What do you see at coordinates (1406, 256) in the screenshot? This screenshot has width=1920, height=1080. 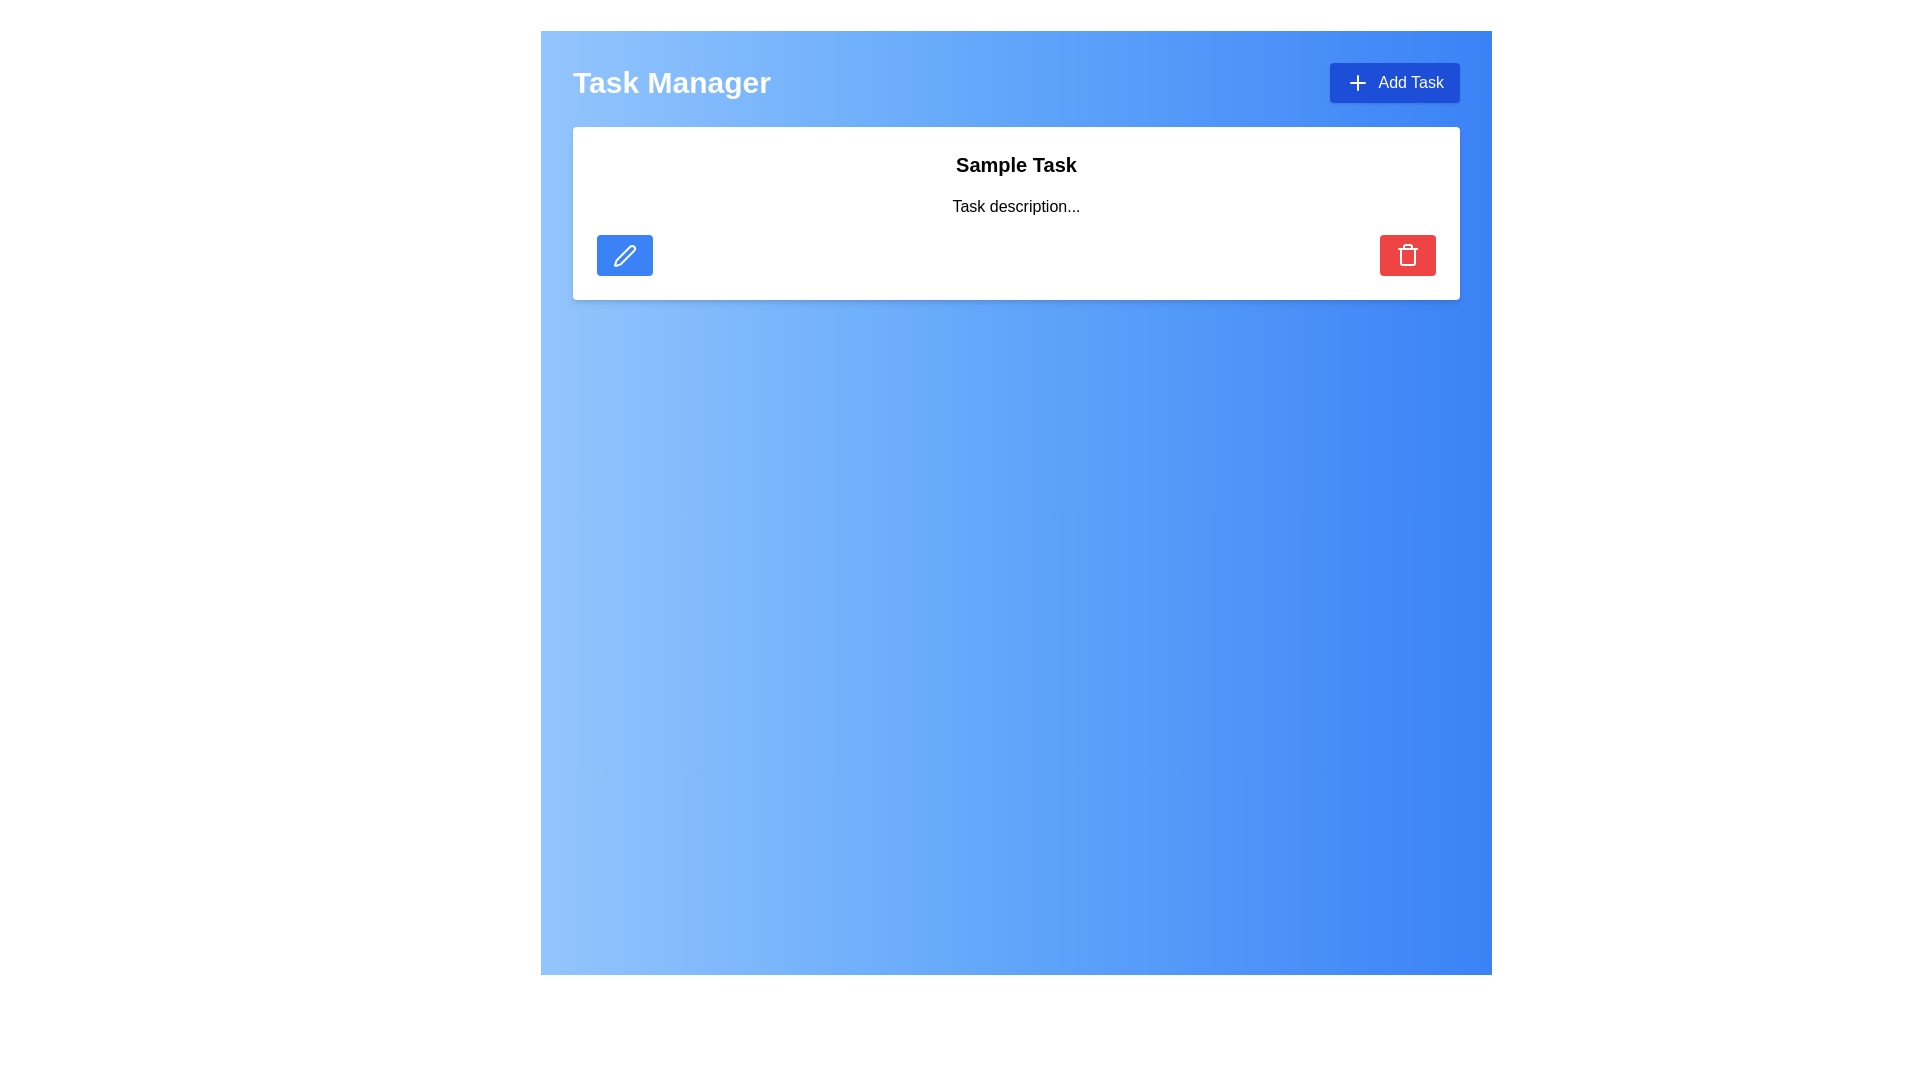 I see `the trash can icon, which is a vertical rectangle with curved corners, located within the red button at the far right of a task card` at bounding box center [1406, 256].